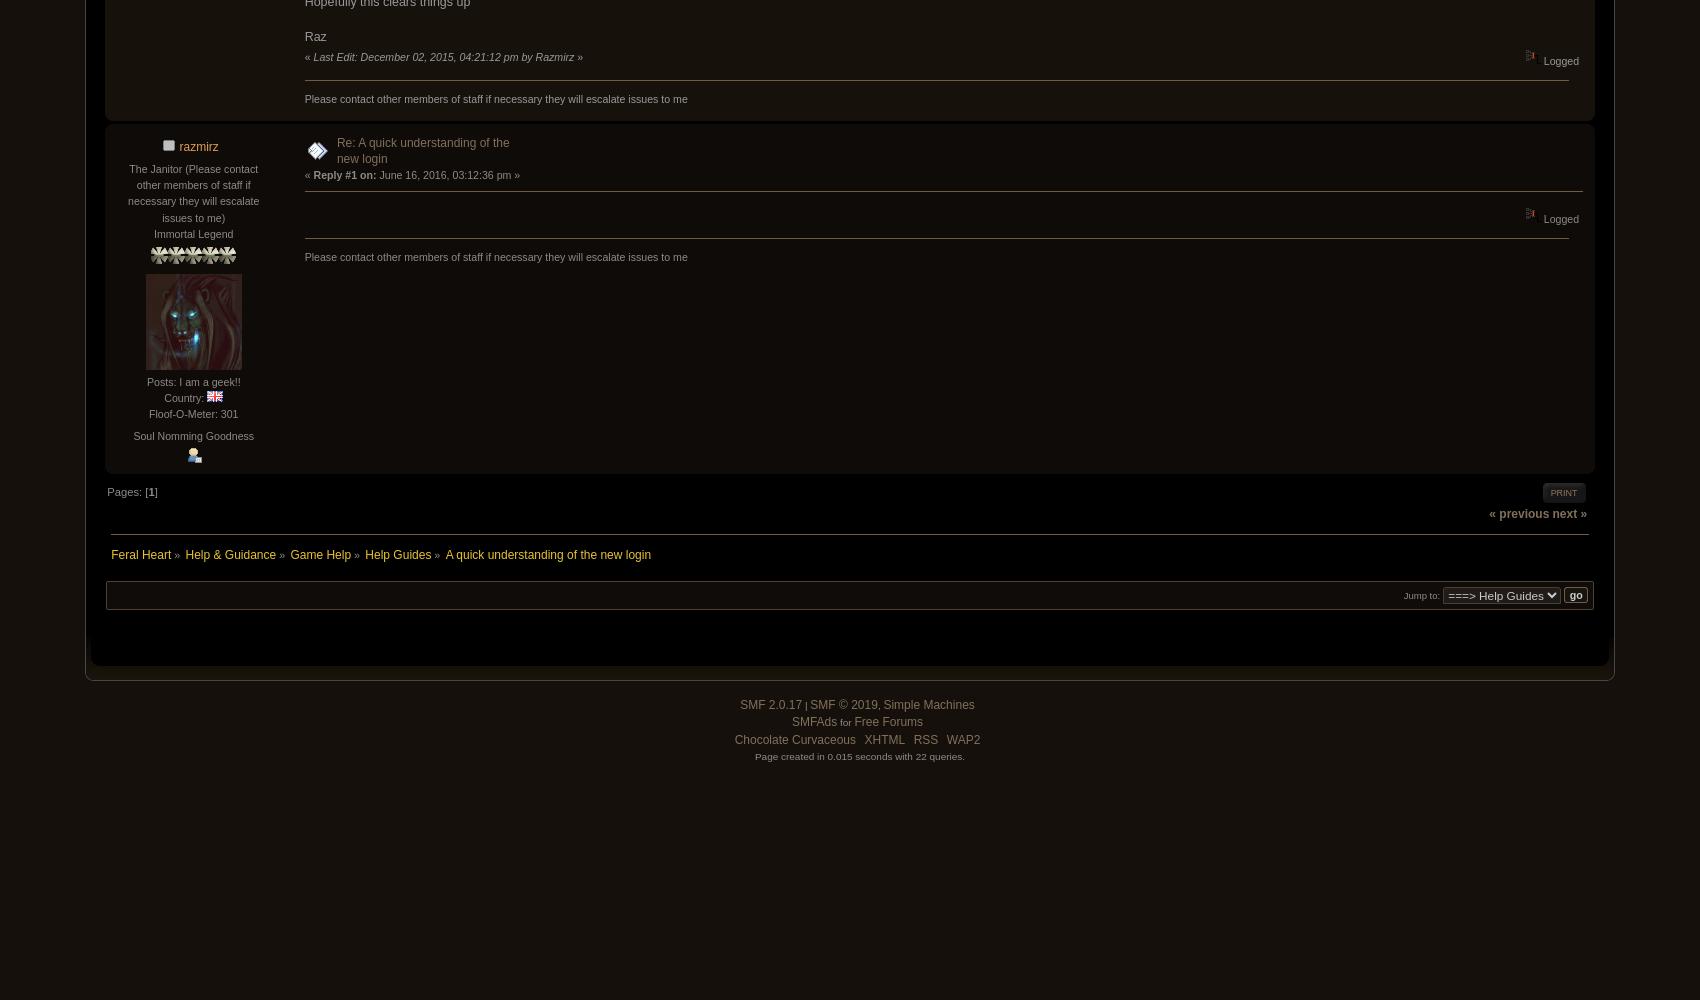 The width and height of the screenshot is (1700, 1000). I want to click on 'Jump to:', so click(1420, 593).